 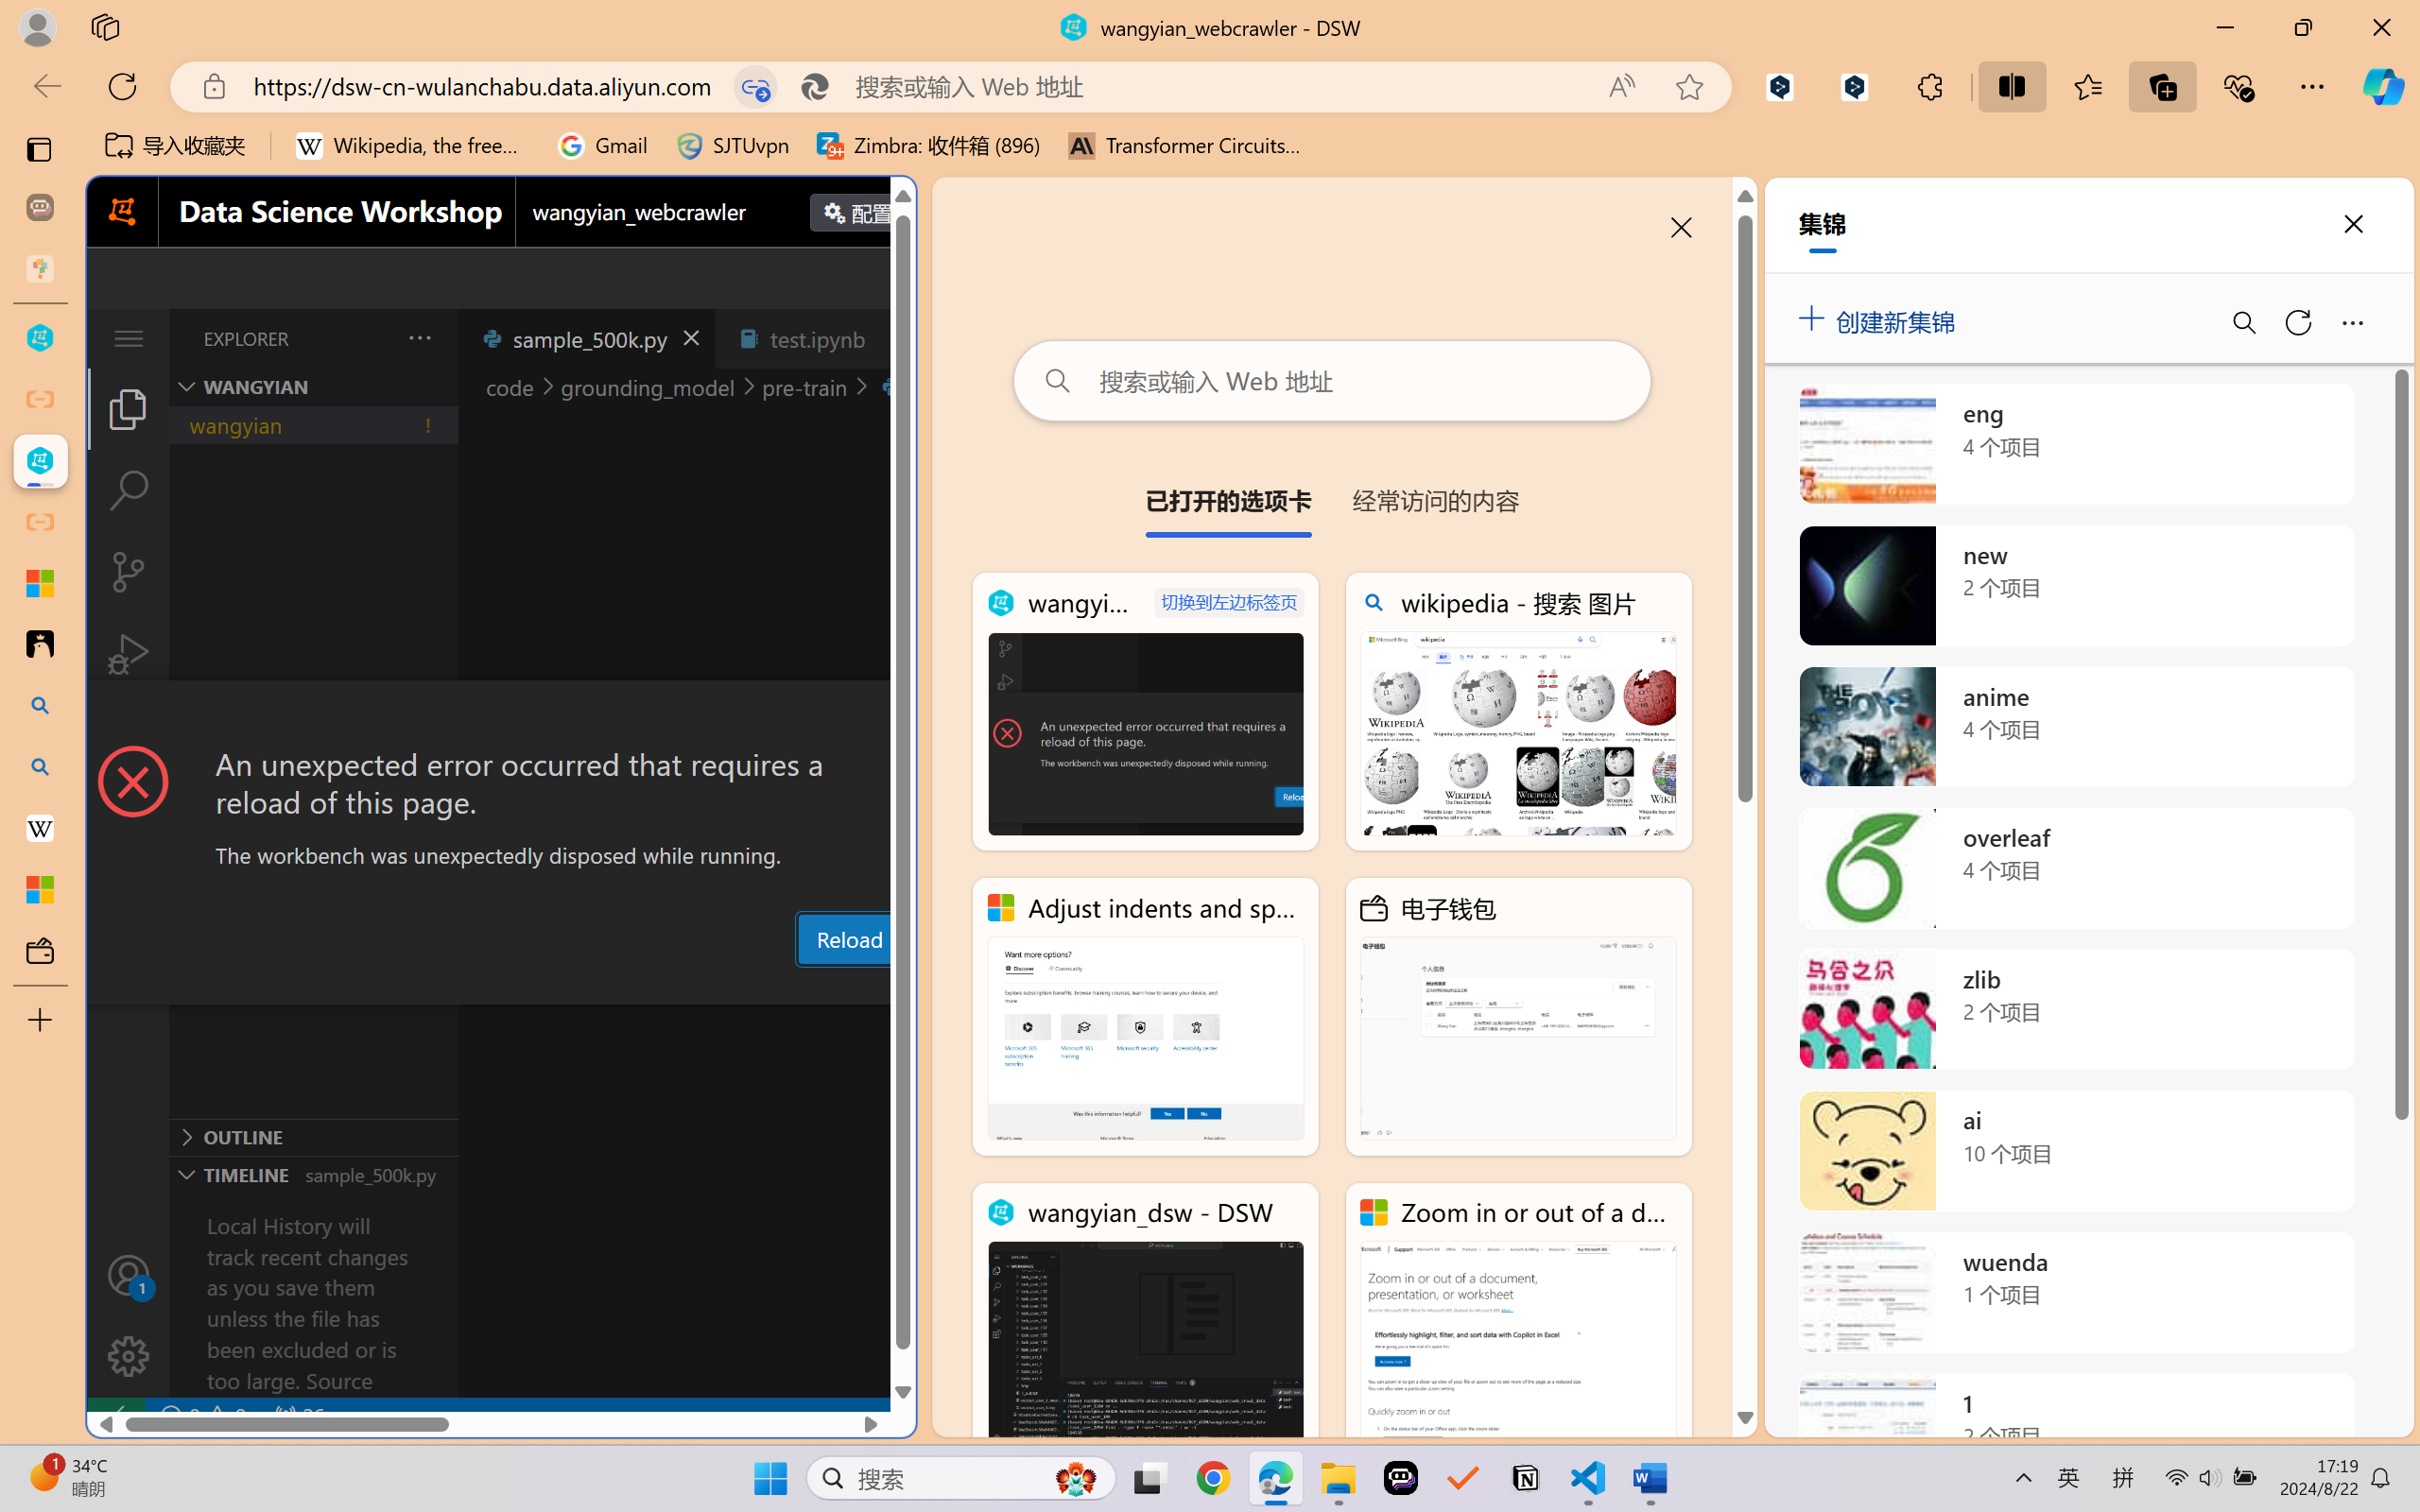 What do you see at coordinates (313, 1135) in the screenshot?
I see `'Outline Section'` at bounding box center [313, 1135].